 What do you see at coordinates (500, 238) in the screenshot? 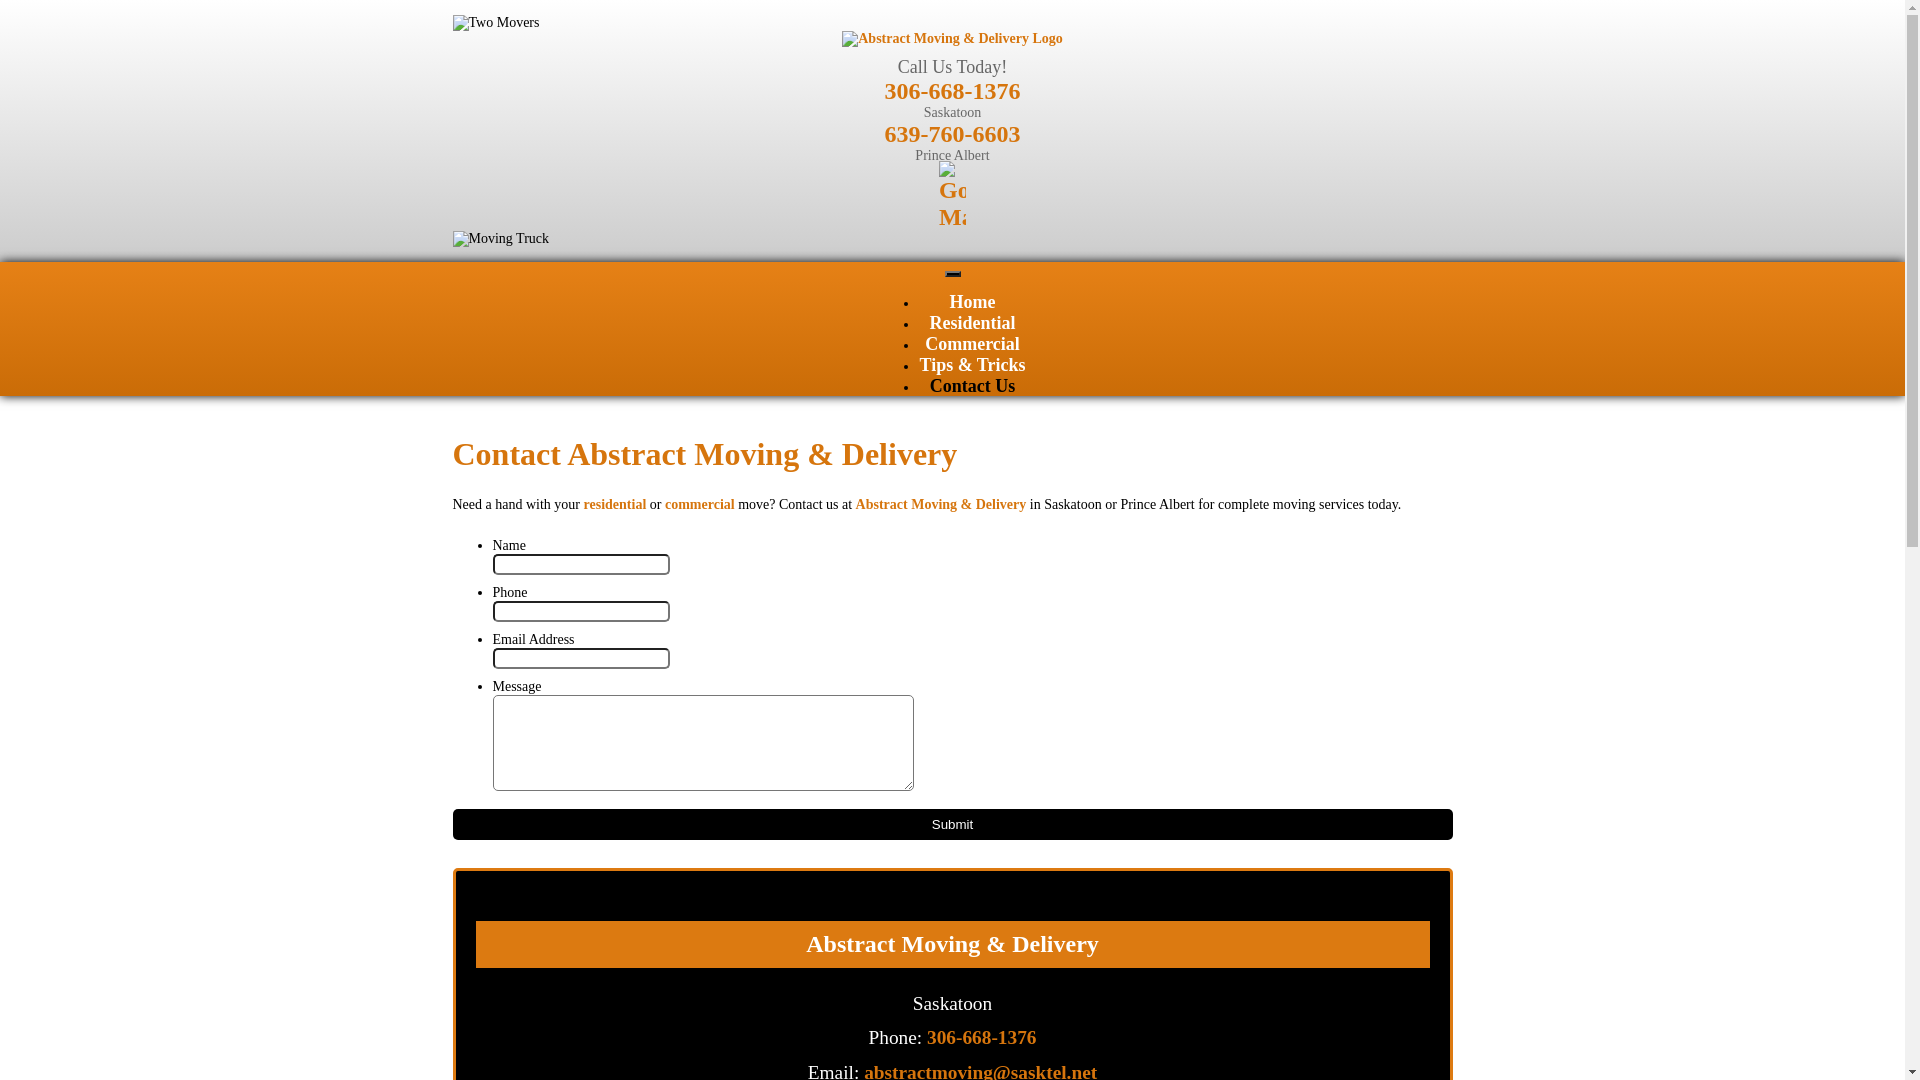
I see `'Moving Truck'` at bounding box center [500, 238].